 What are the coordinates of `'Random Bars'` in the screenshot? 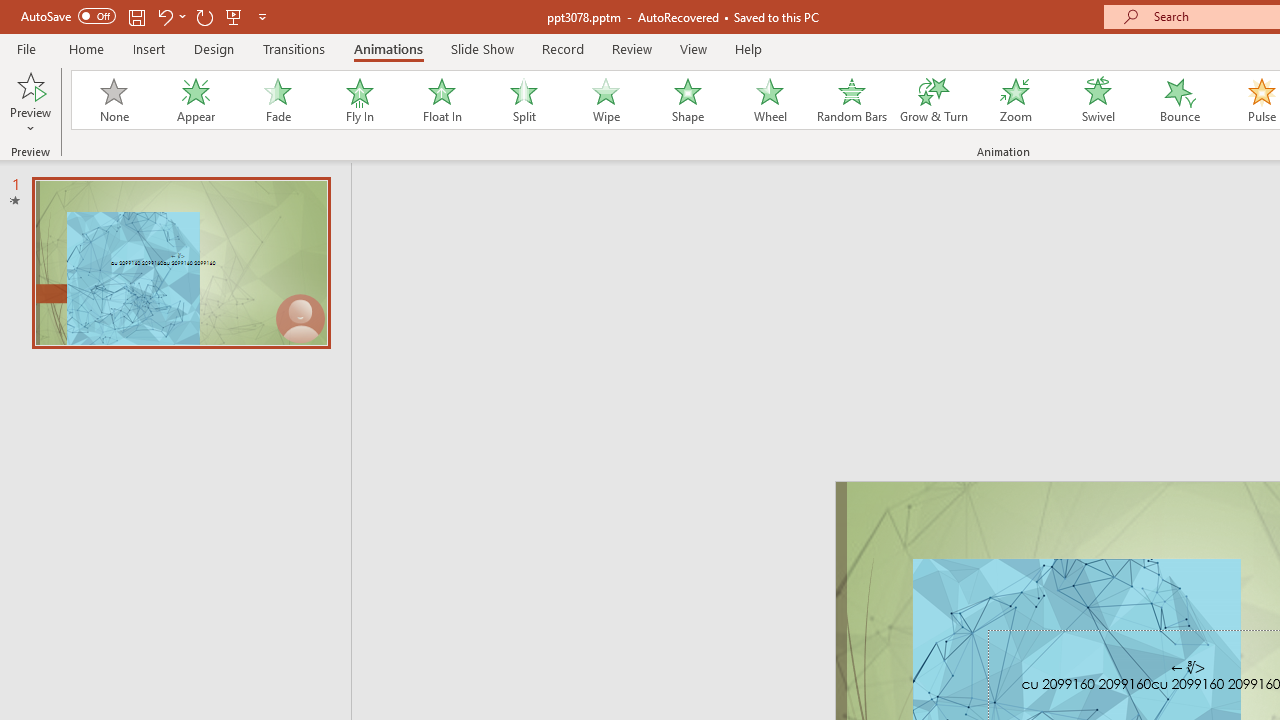 It's located at (852, 100).